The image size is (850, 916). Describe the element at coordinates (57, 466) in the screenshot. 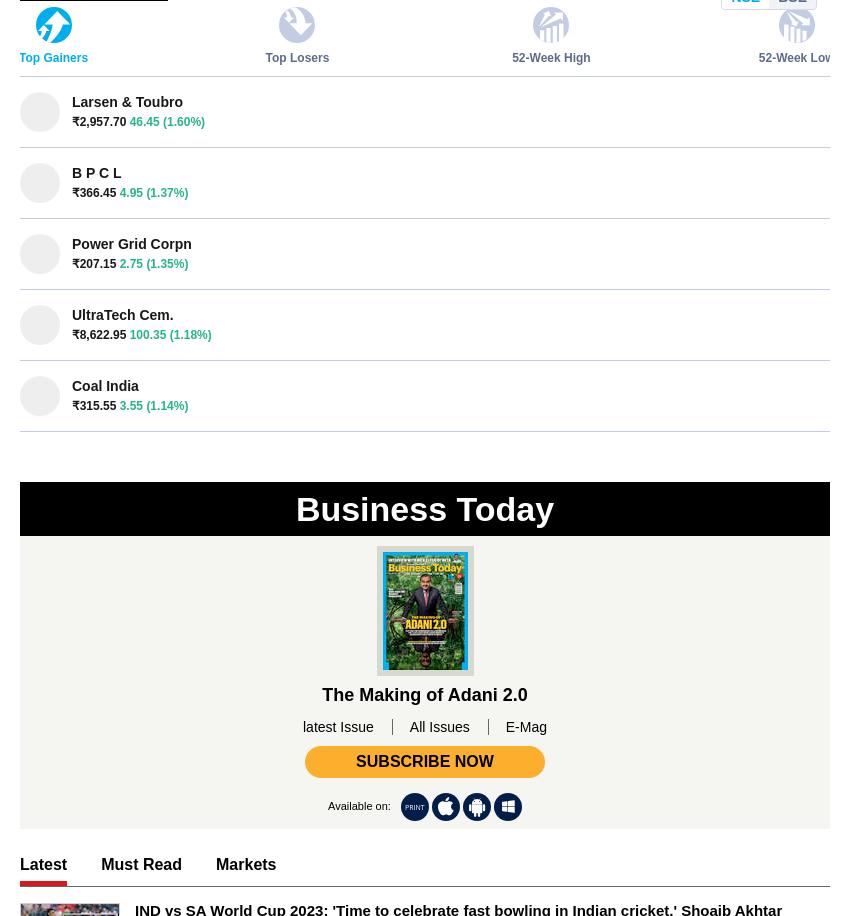

I see `'Deep Dive'` at that location.